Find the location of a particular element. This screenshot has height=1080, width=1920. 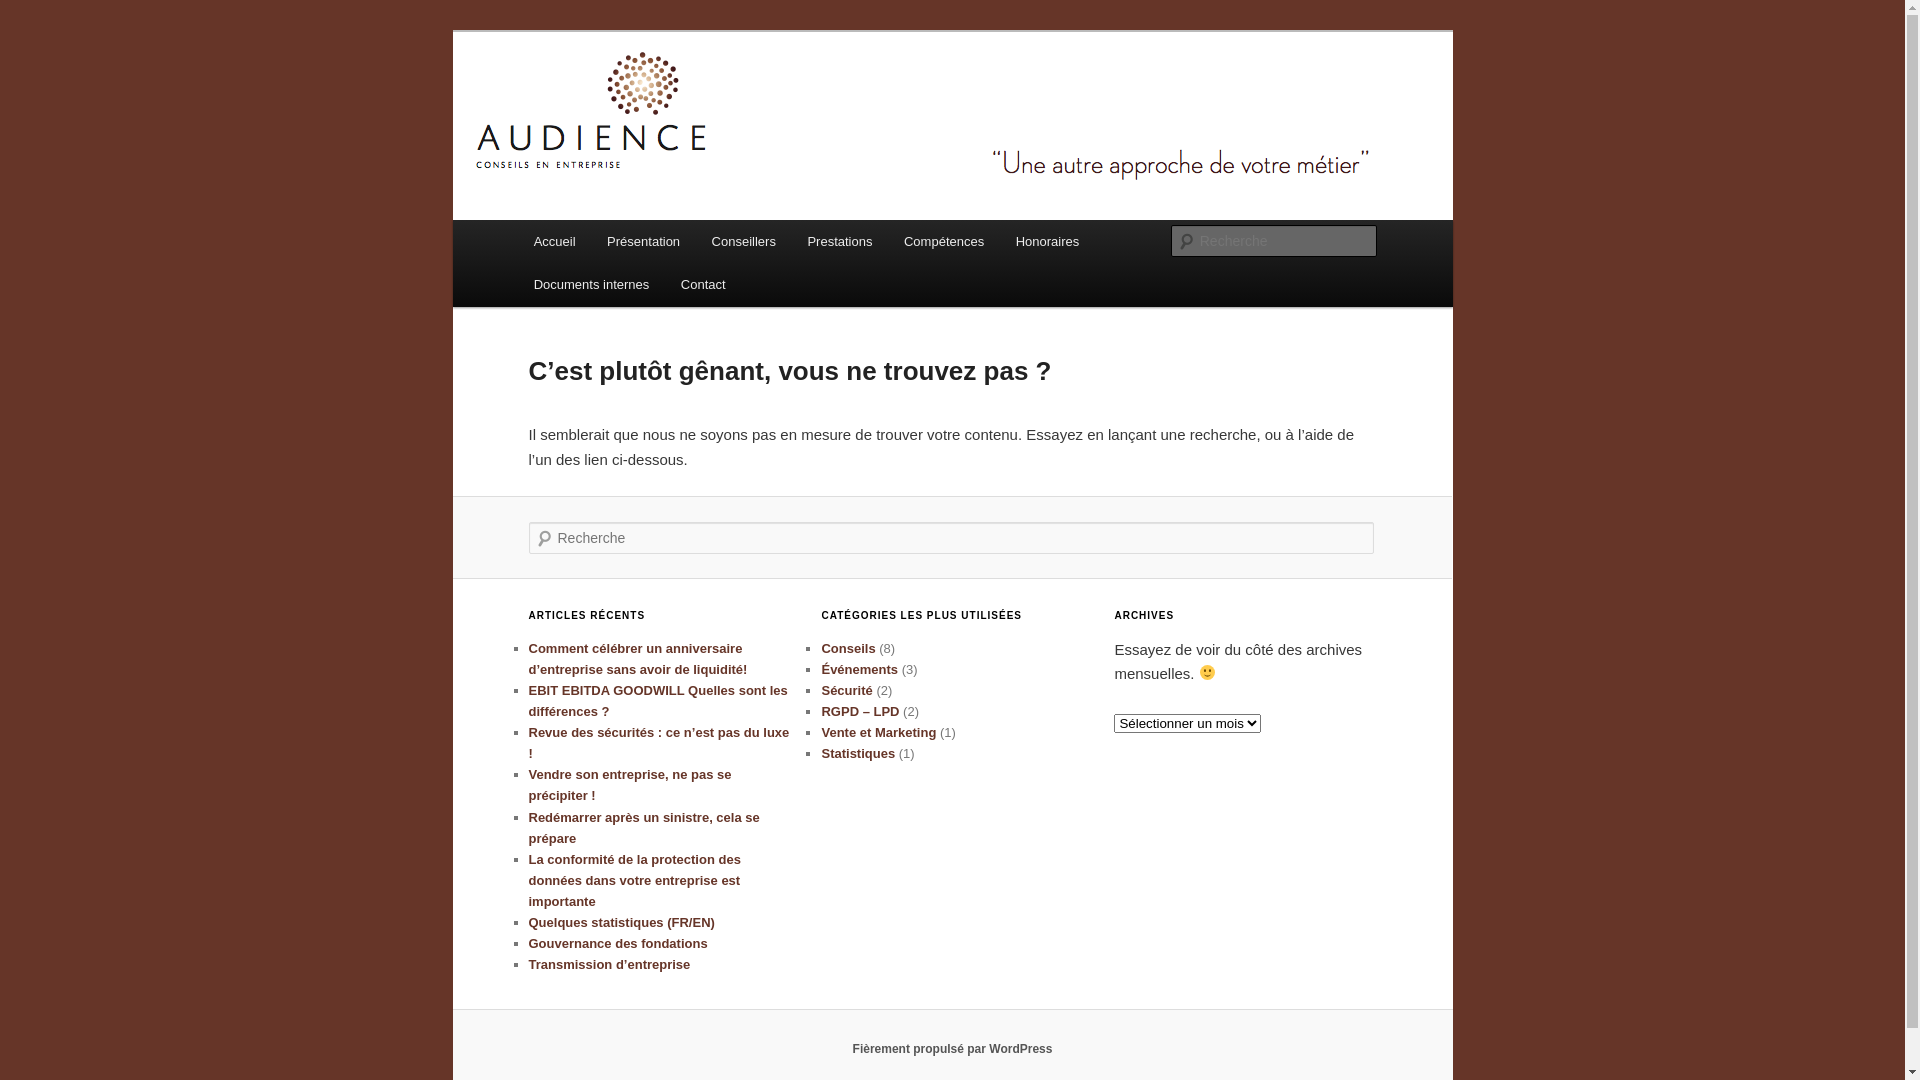

'Prestations' is located at coordinates (791, 240).